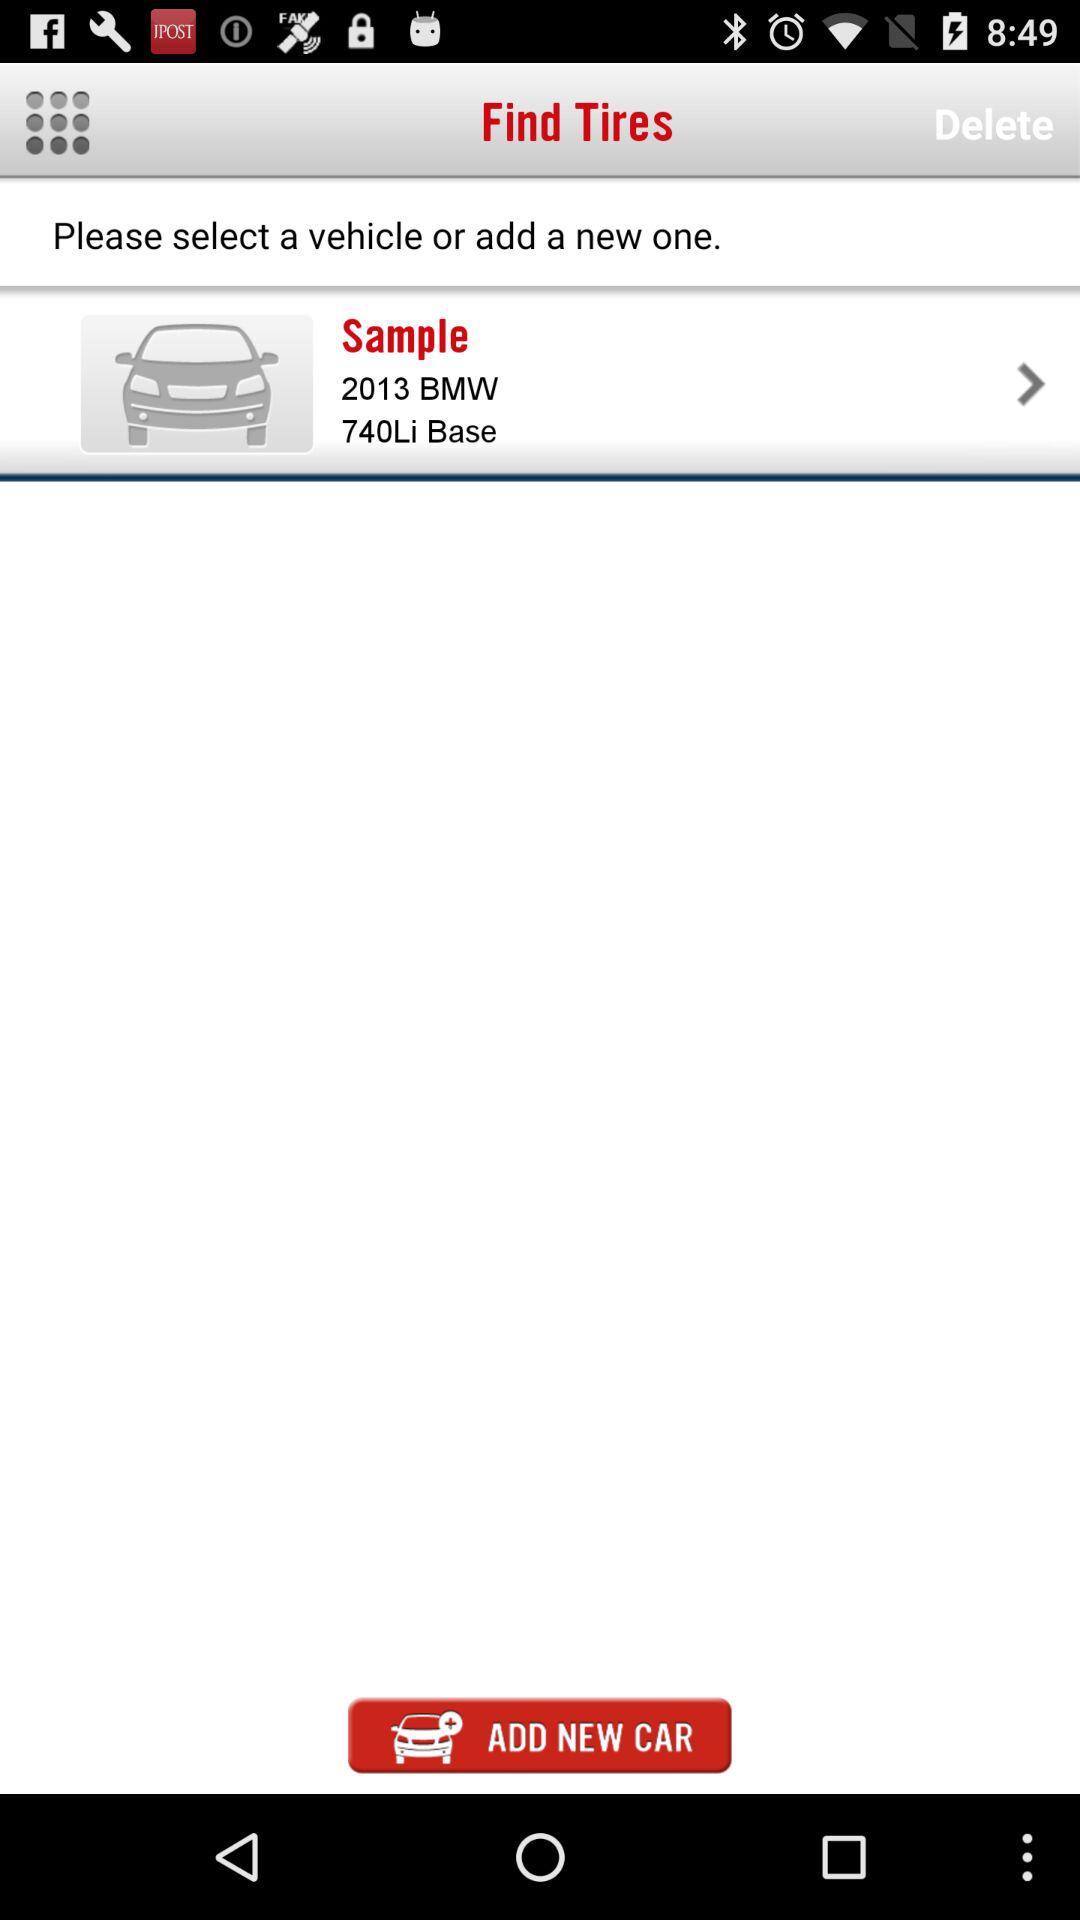 This screenshot has height=1920, width=1080. I want to click on the icon next to find tires item, so click(993, 122).